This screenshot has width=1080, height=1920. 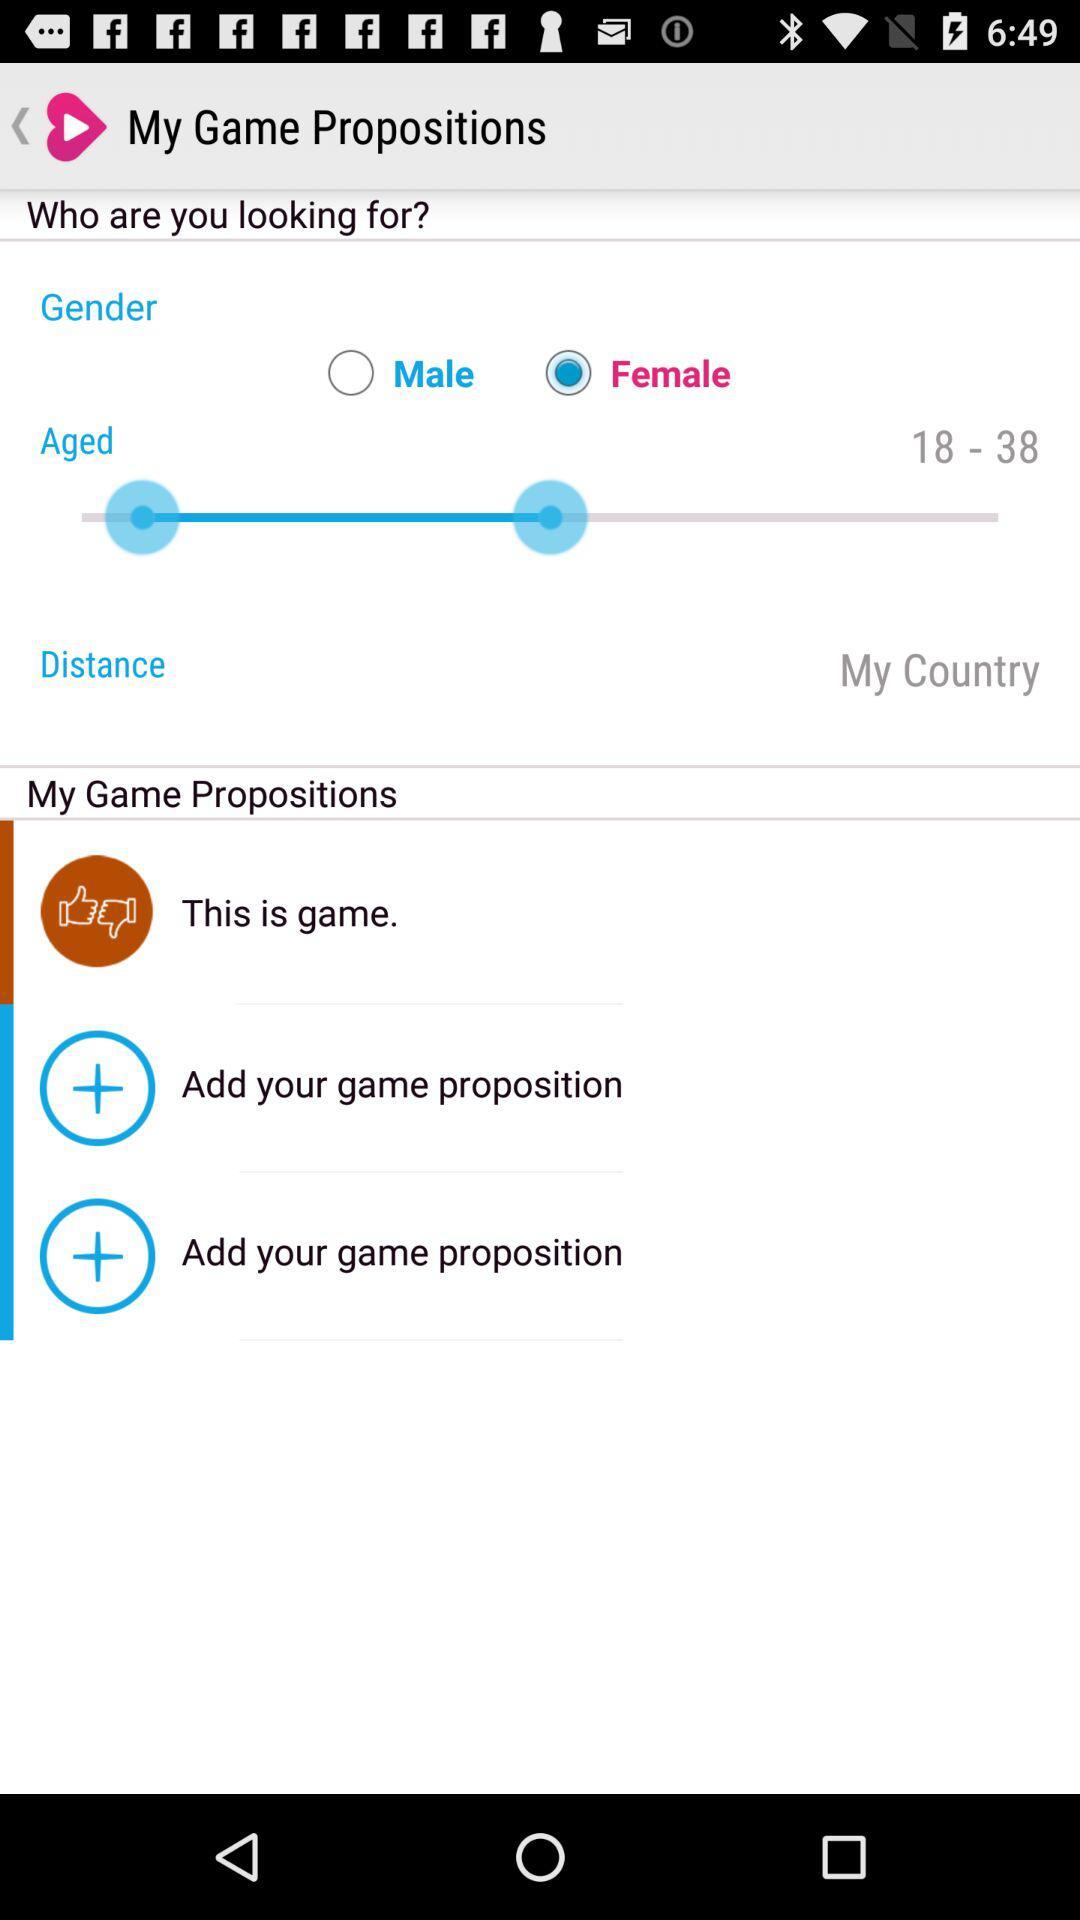 What do you see at coordinates (97, 1087) in the screenshot?
I see `the plus icon` at bounding box center [97, 1087].